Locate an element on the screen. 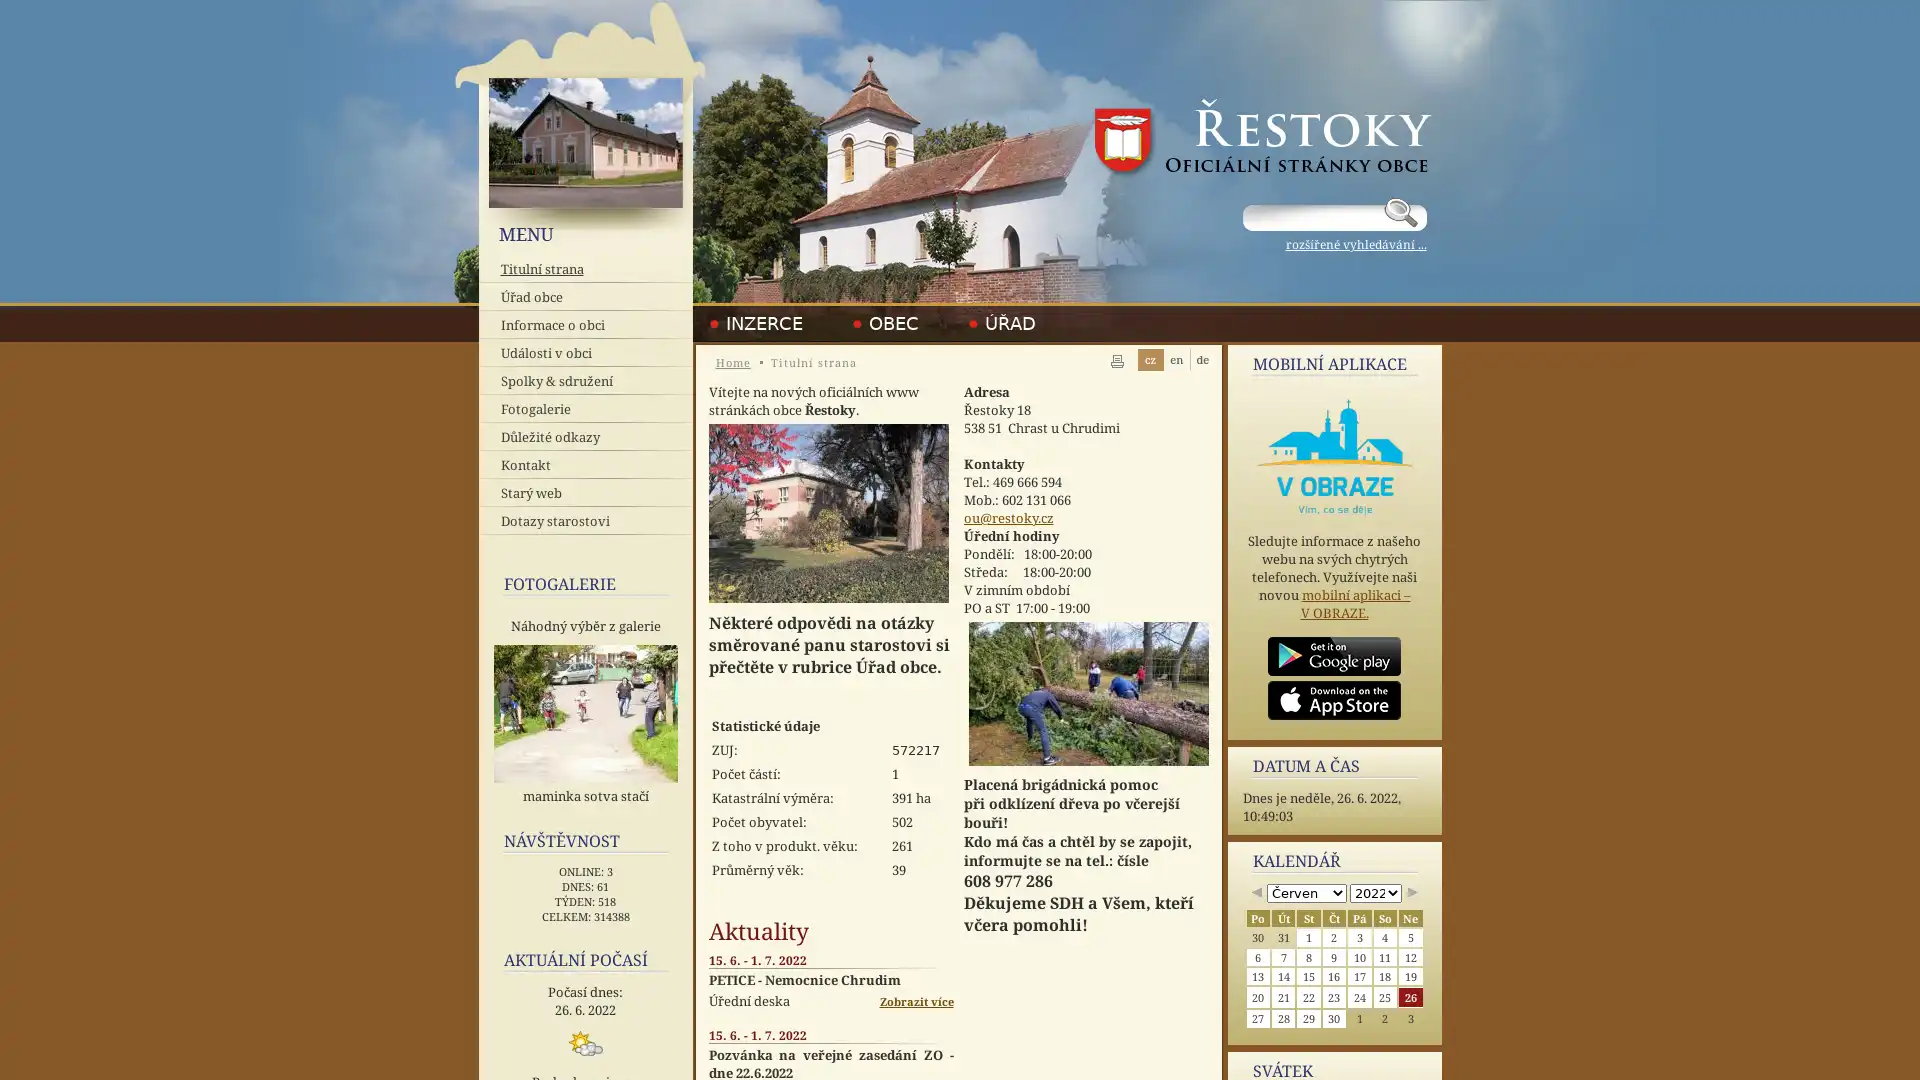  Hledat is located at coordinates (1403, 213).